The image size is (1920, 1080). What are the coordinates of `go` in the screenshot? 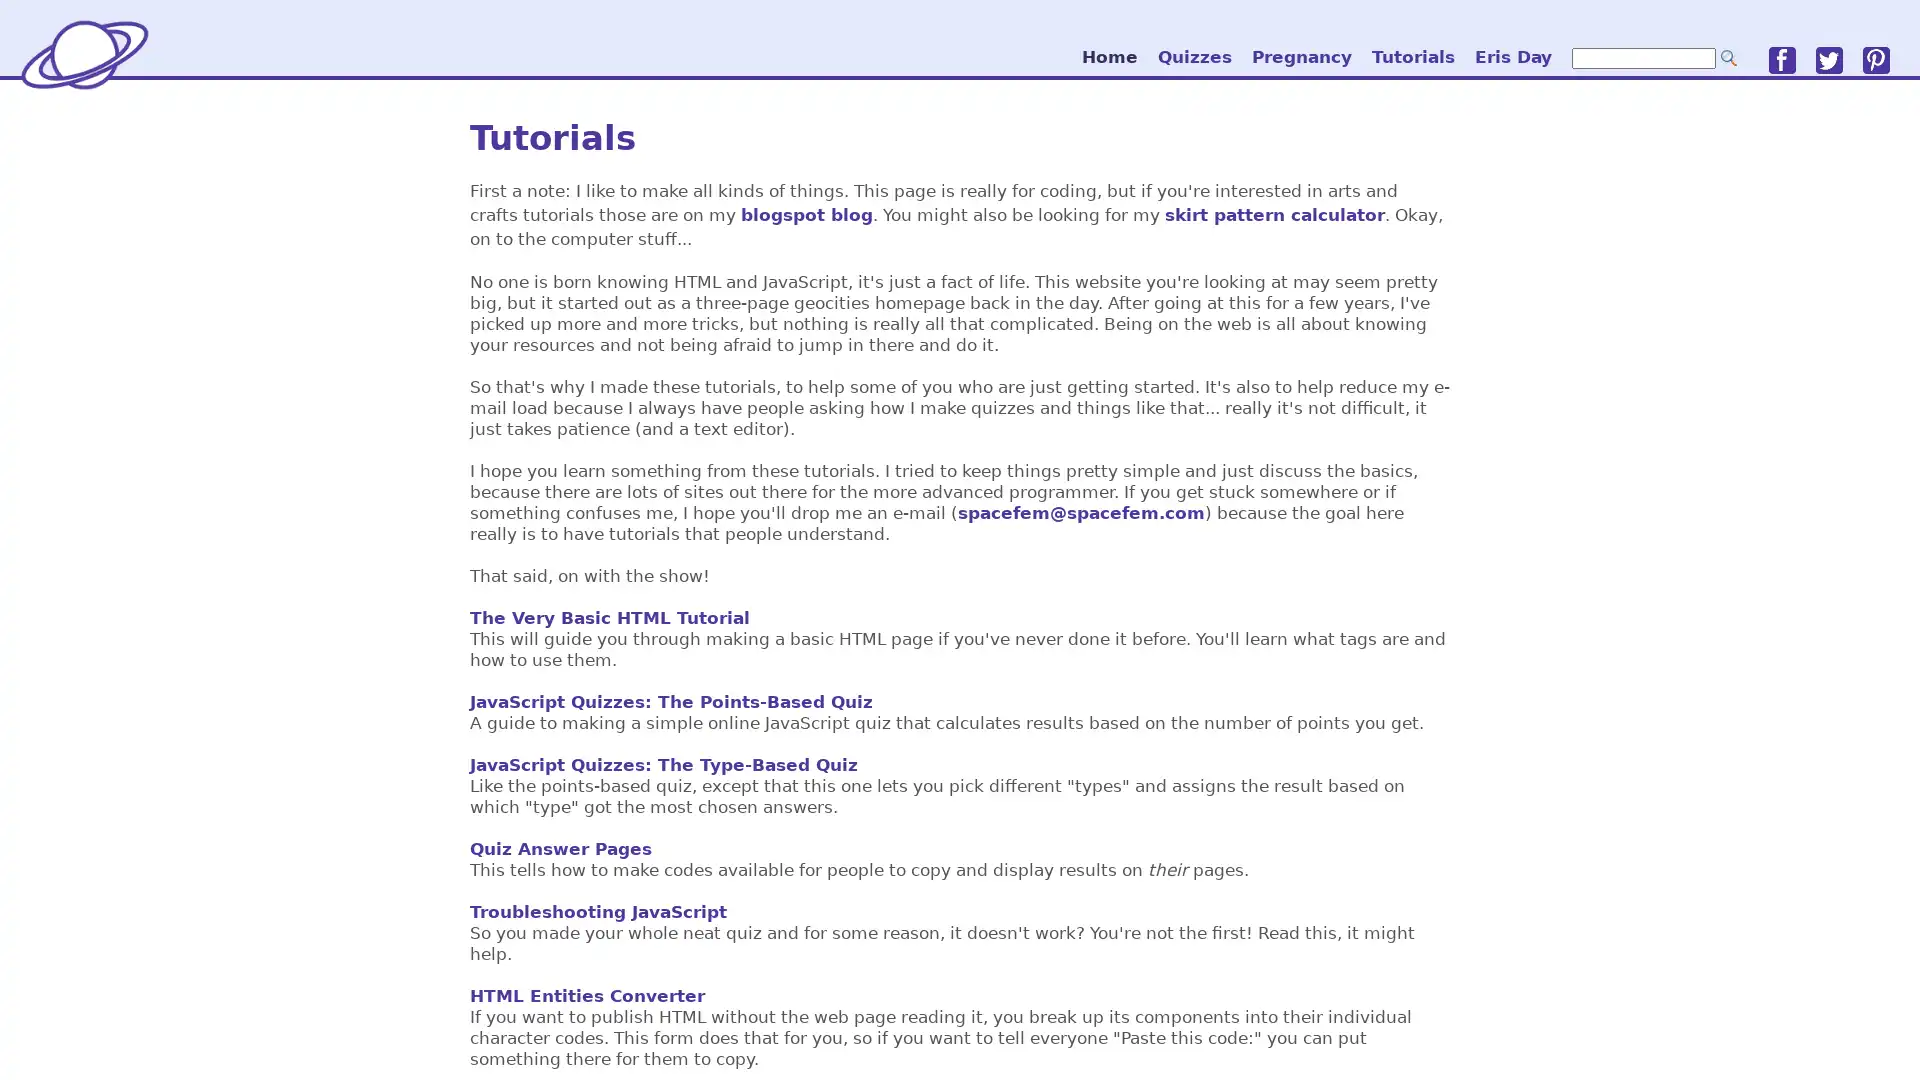 It's located at (1733, 56).